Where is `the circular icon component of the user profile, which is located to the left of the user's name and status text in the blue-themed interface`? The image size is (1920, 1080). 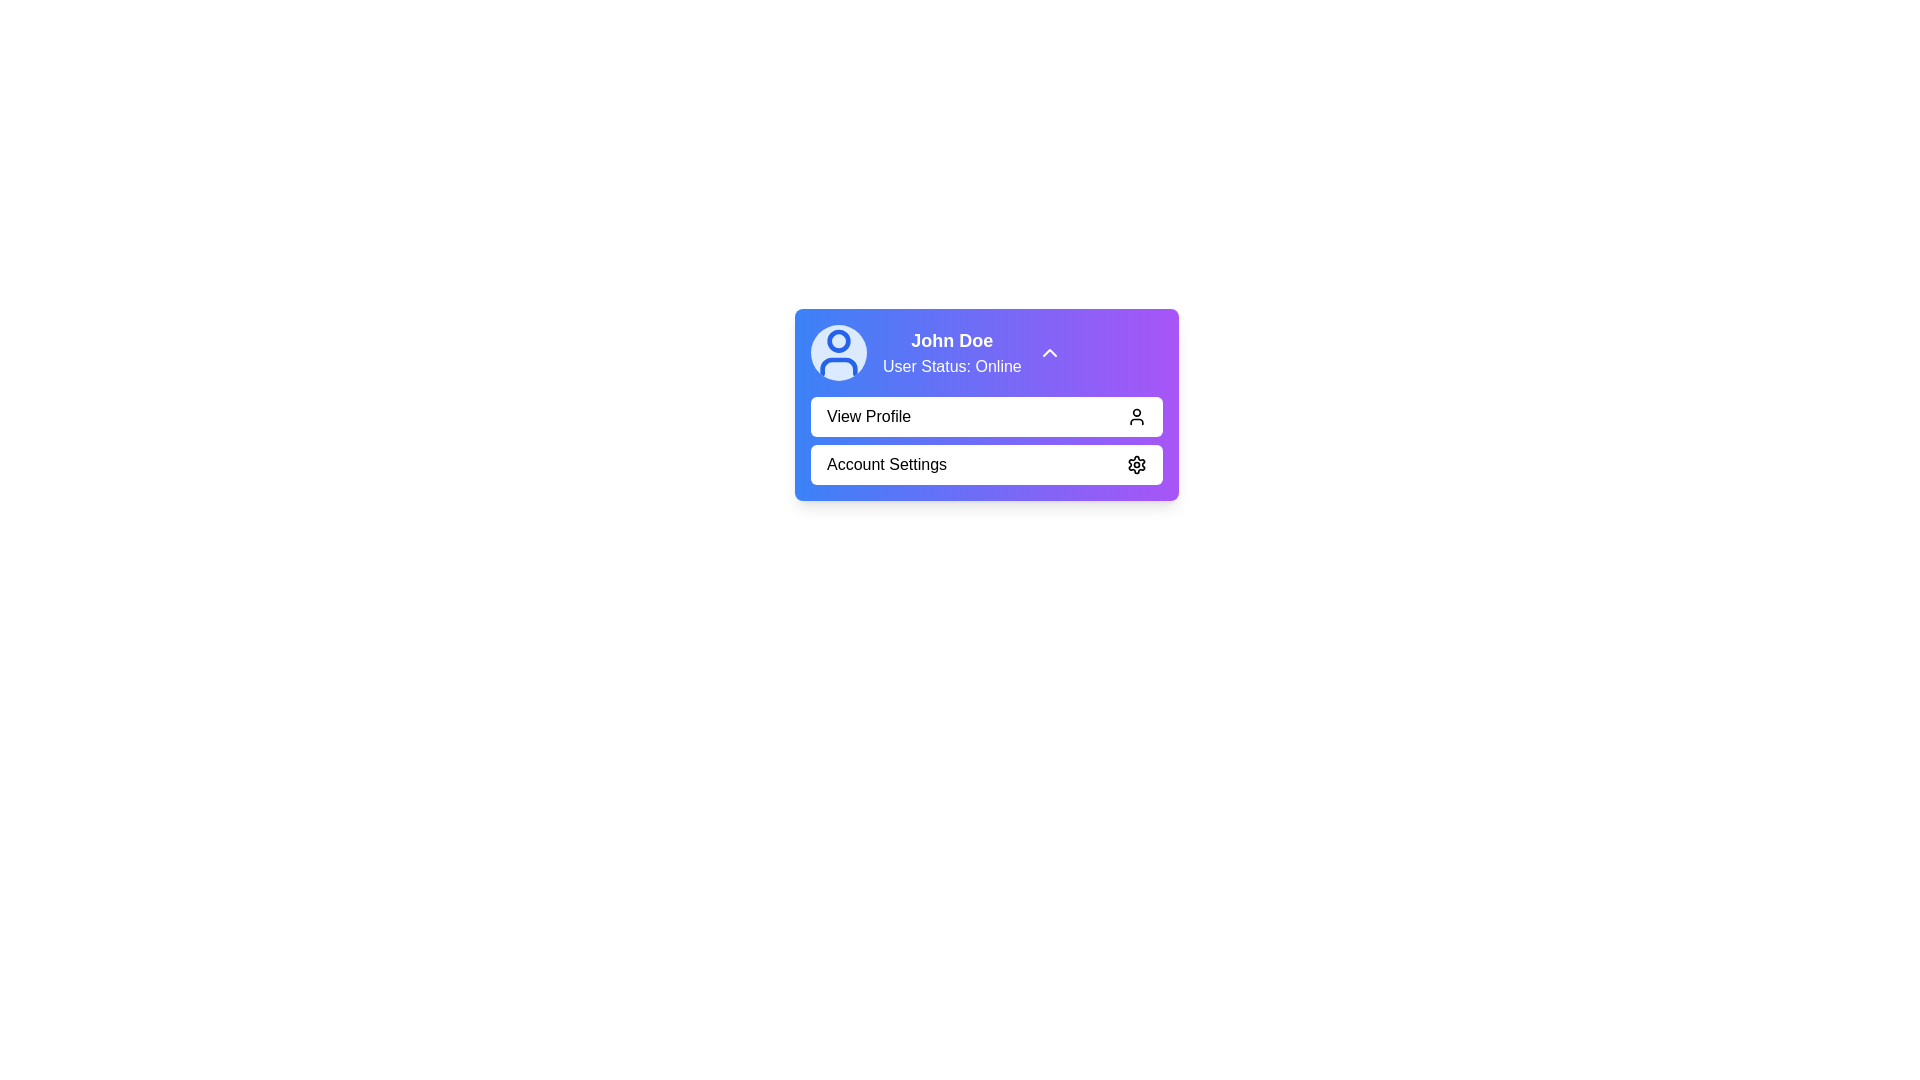
the circular icon component of the user profile, which is located to the left of the user's name and status text in the blue-themed interface is located at coordinates (839, 339).